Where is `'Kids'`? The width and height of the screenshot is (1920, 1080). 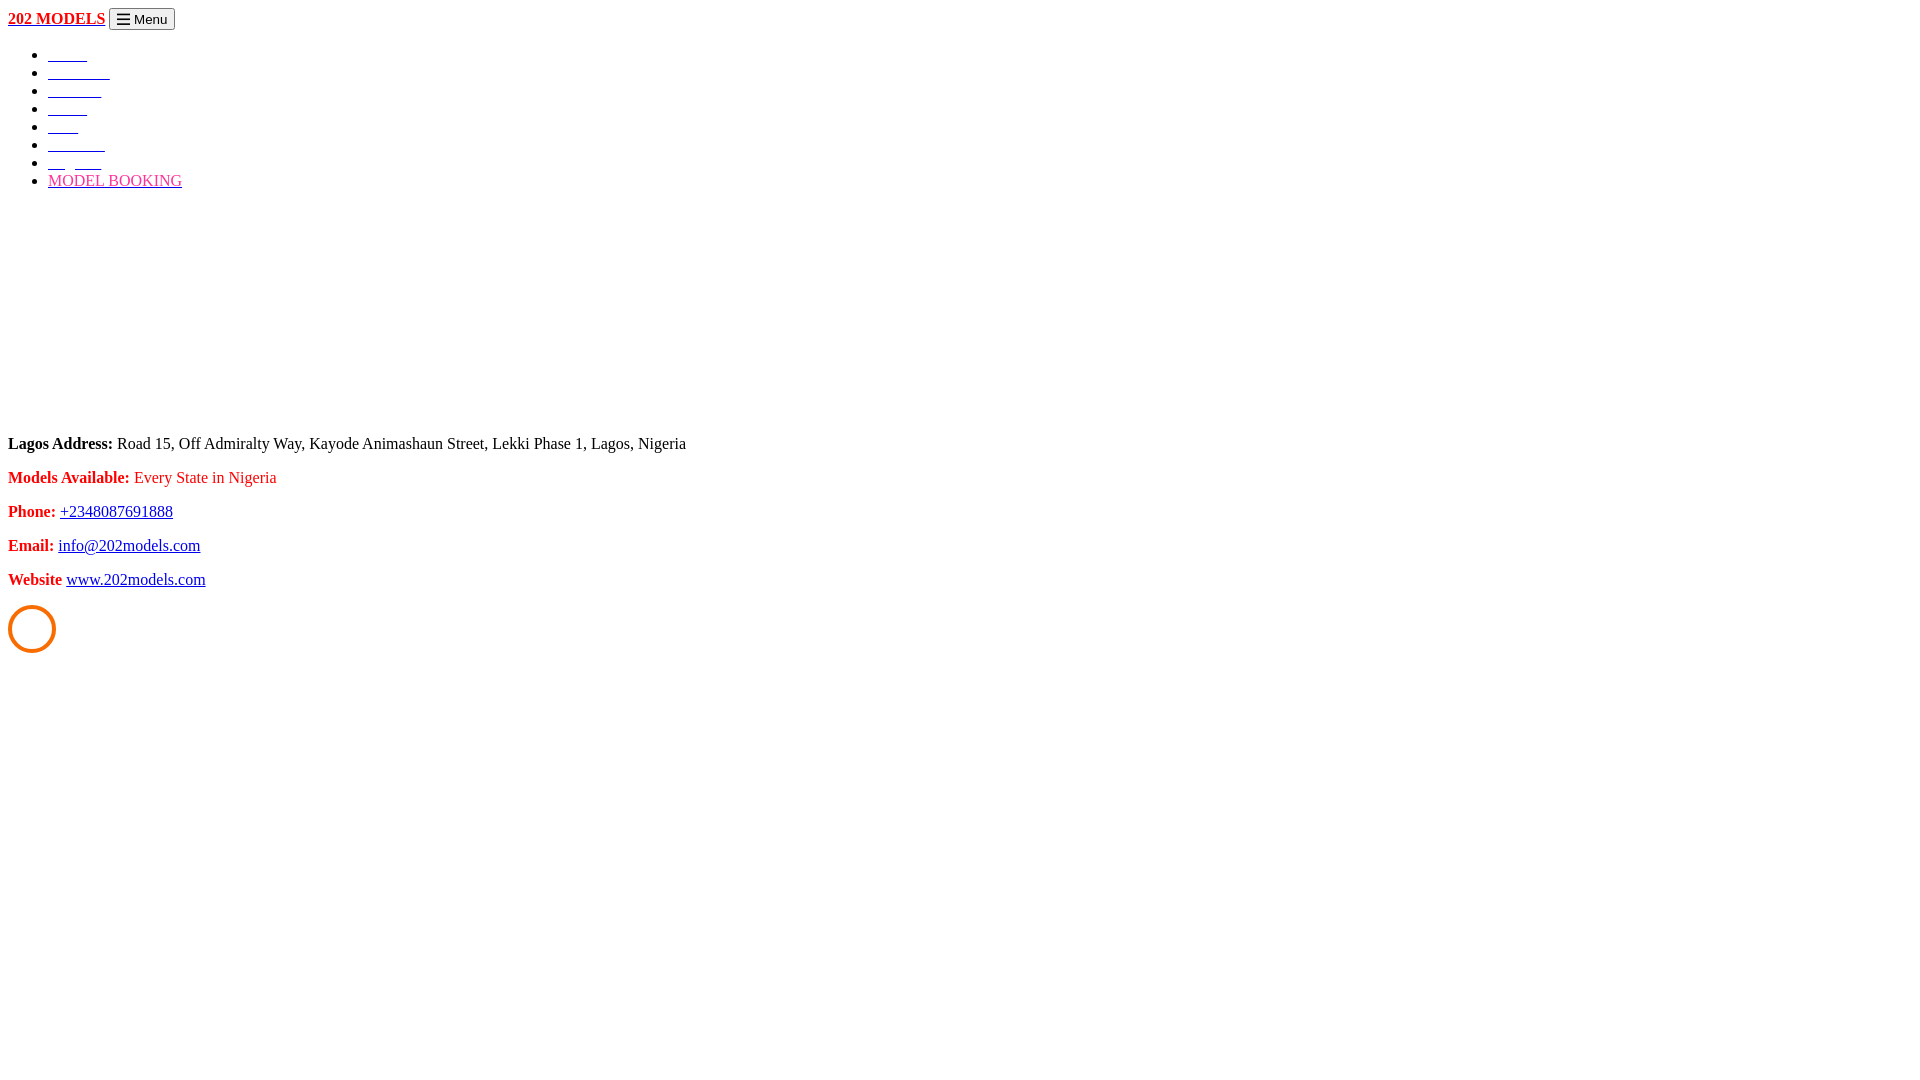
'Kids' is located at coordinates (62, 126).